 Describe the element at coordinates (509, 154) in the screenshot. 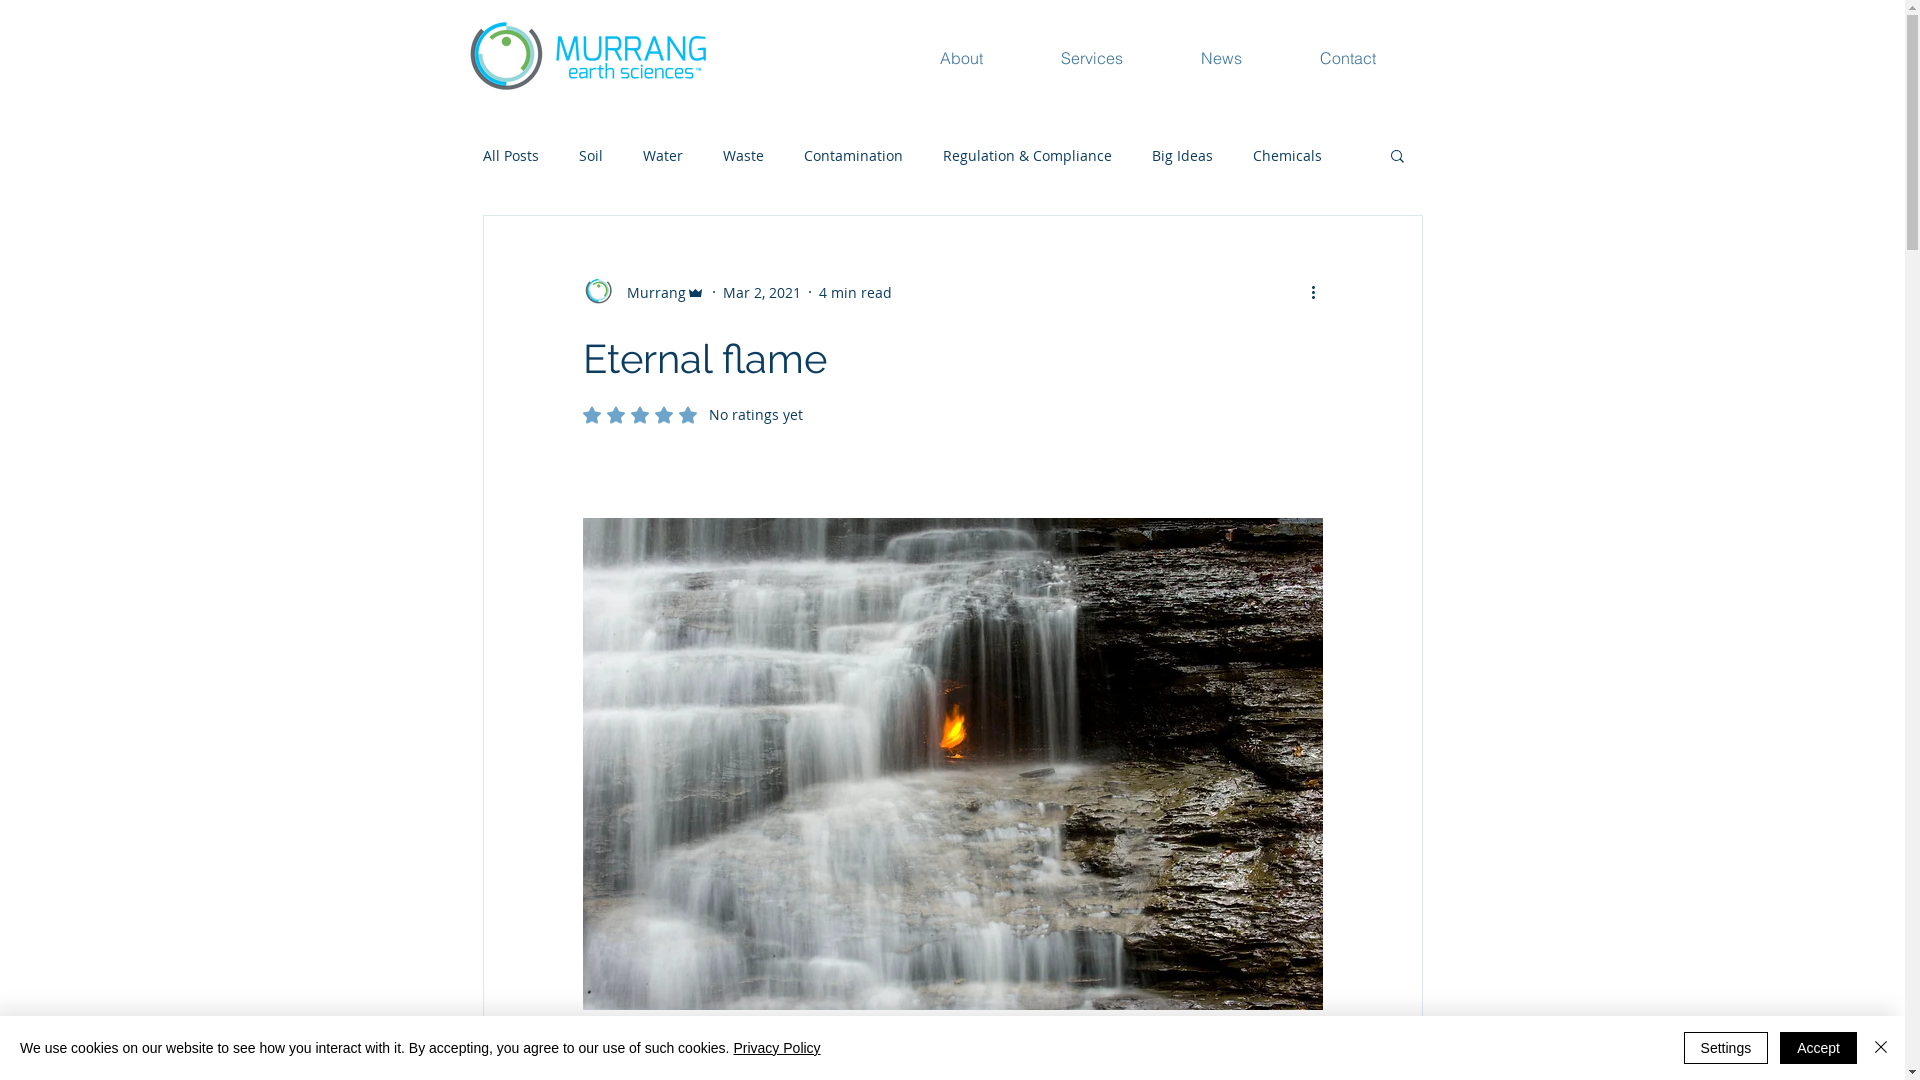

I see `'All Posts'` at that location.